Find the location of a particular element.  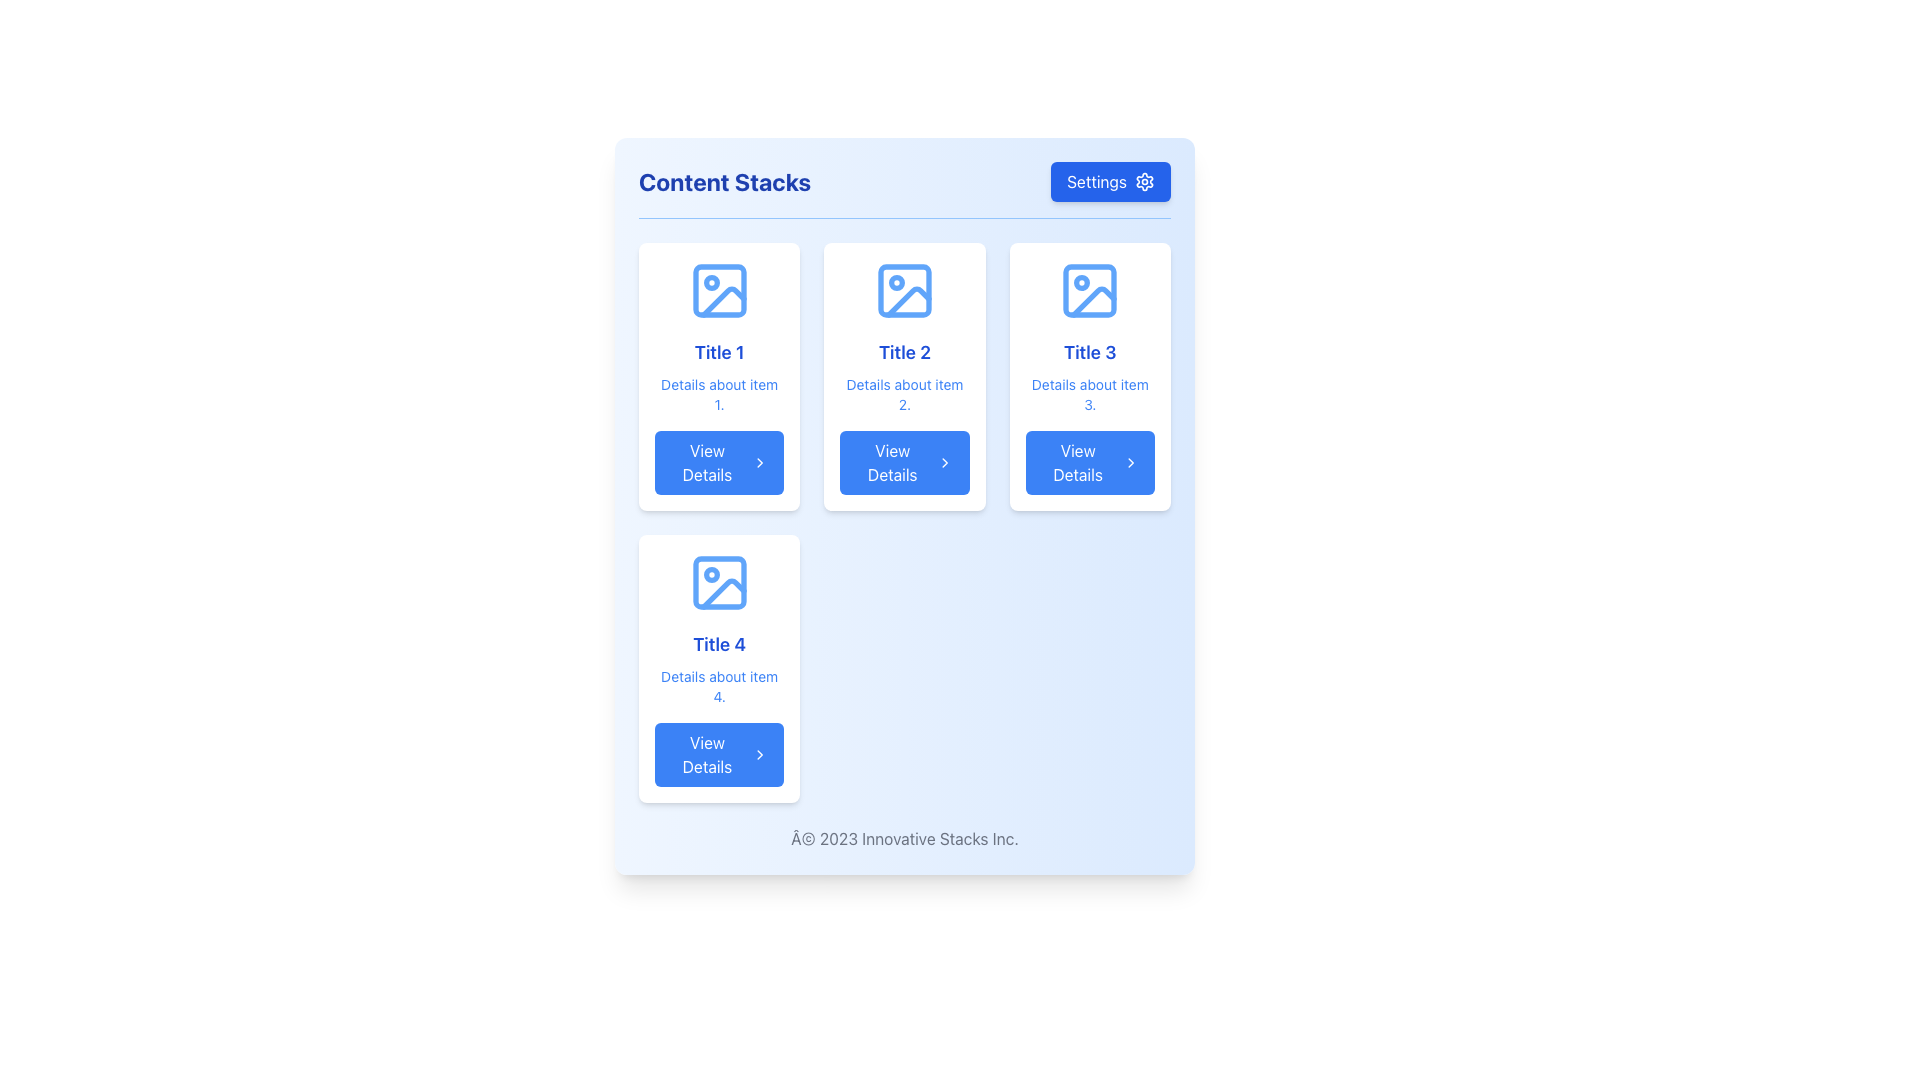

the small, rightward-facing blue chevron icon located within the 'View Details' button on the third card titled 'Title 3' for visual feedback is located at coordinates (1130, 462).